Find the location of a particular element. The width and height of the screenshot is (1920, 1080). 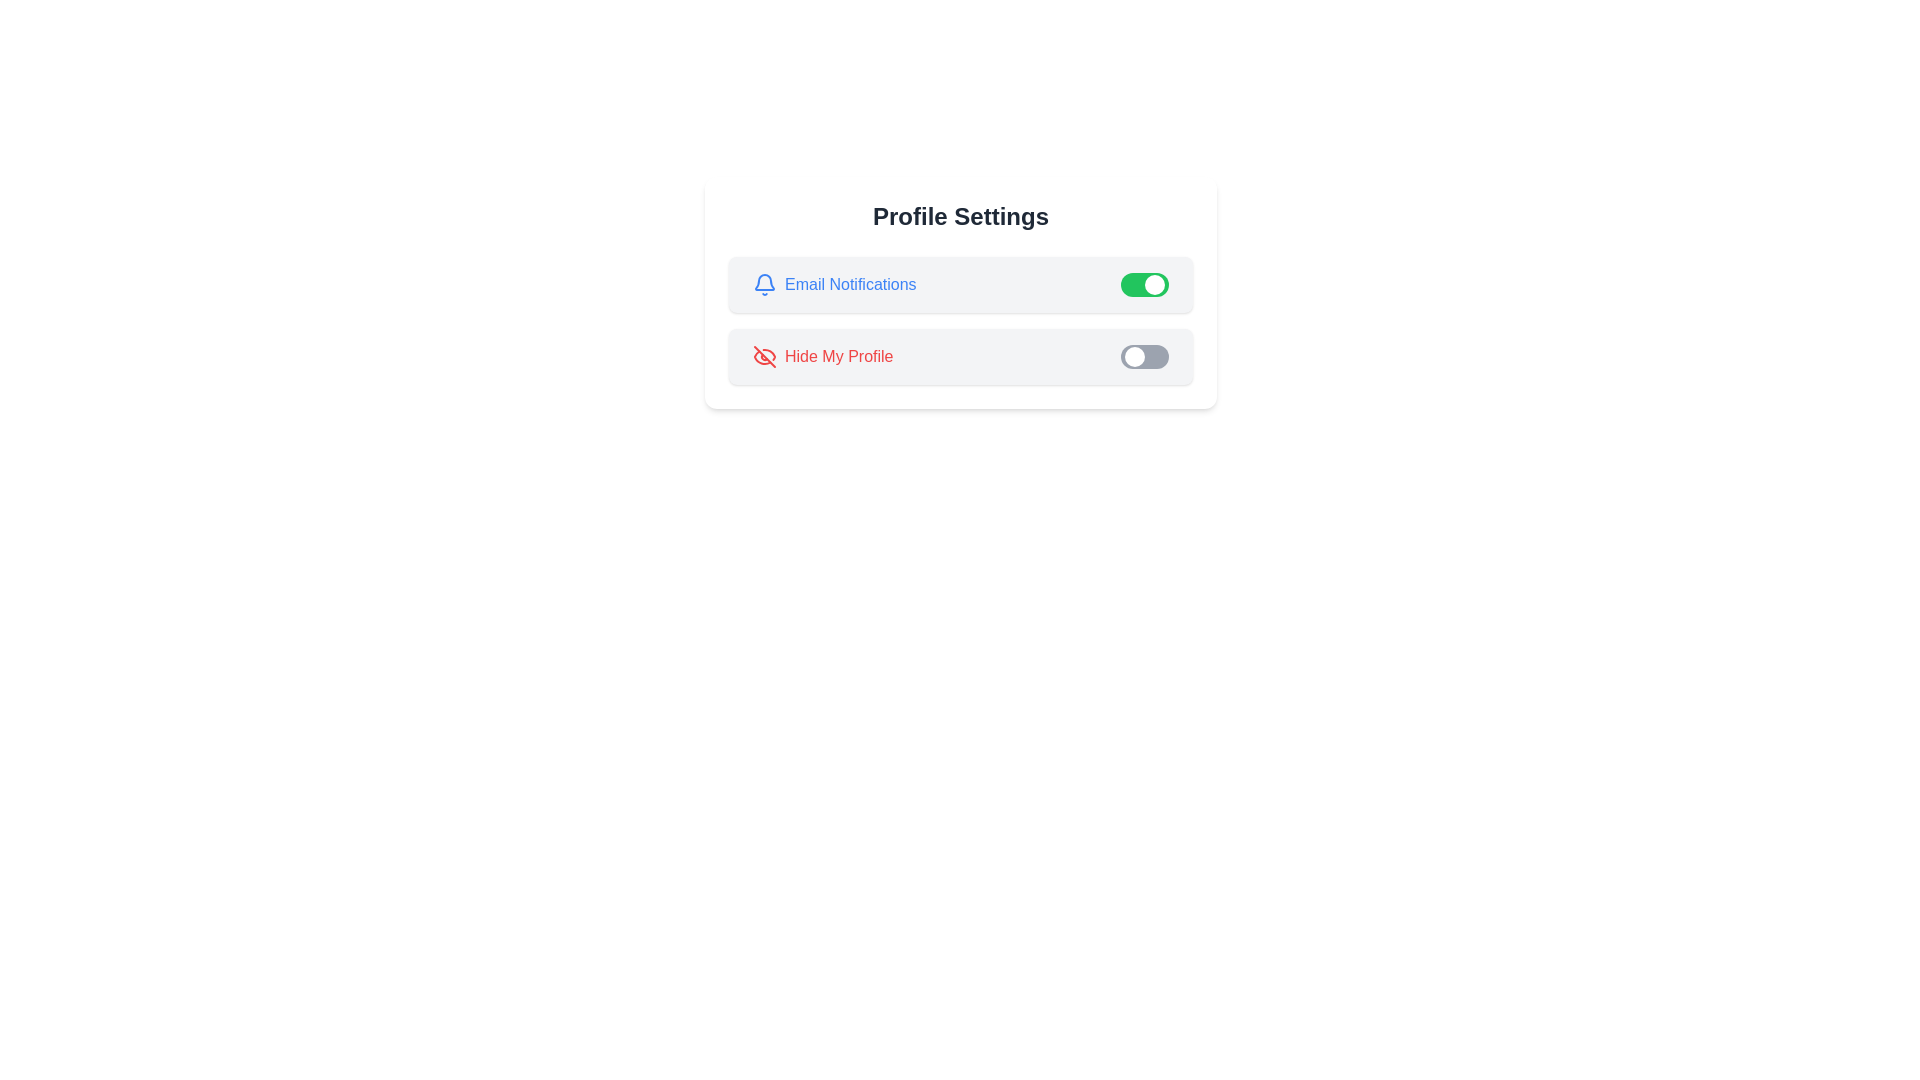

the toggle switch located to the right of the 'Hide My Profile' text in the 'Profile Settings' panel is located at coordinates (1145, 356).